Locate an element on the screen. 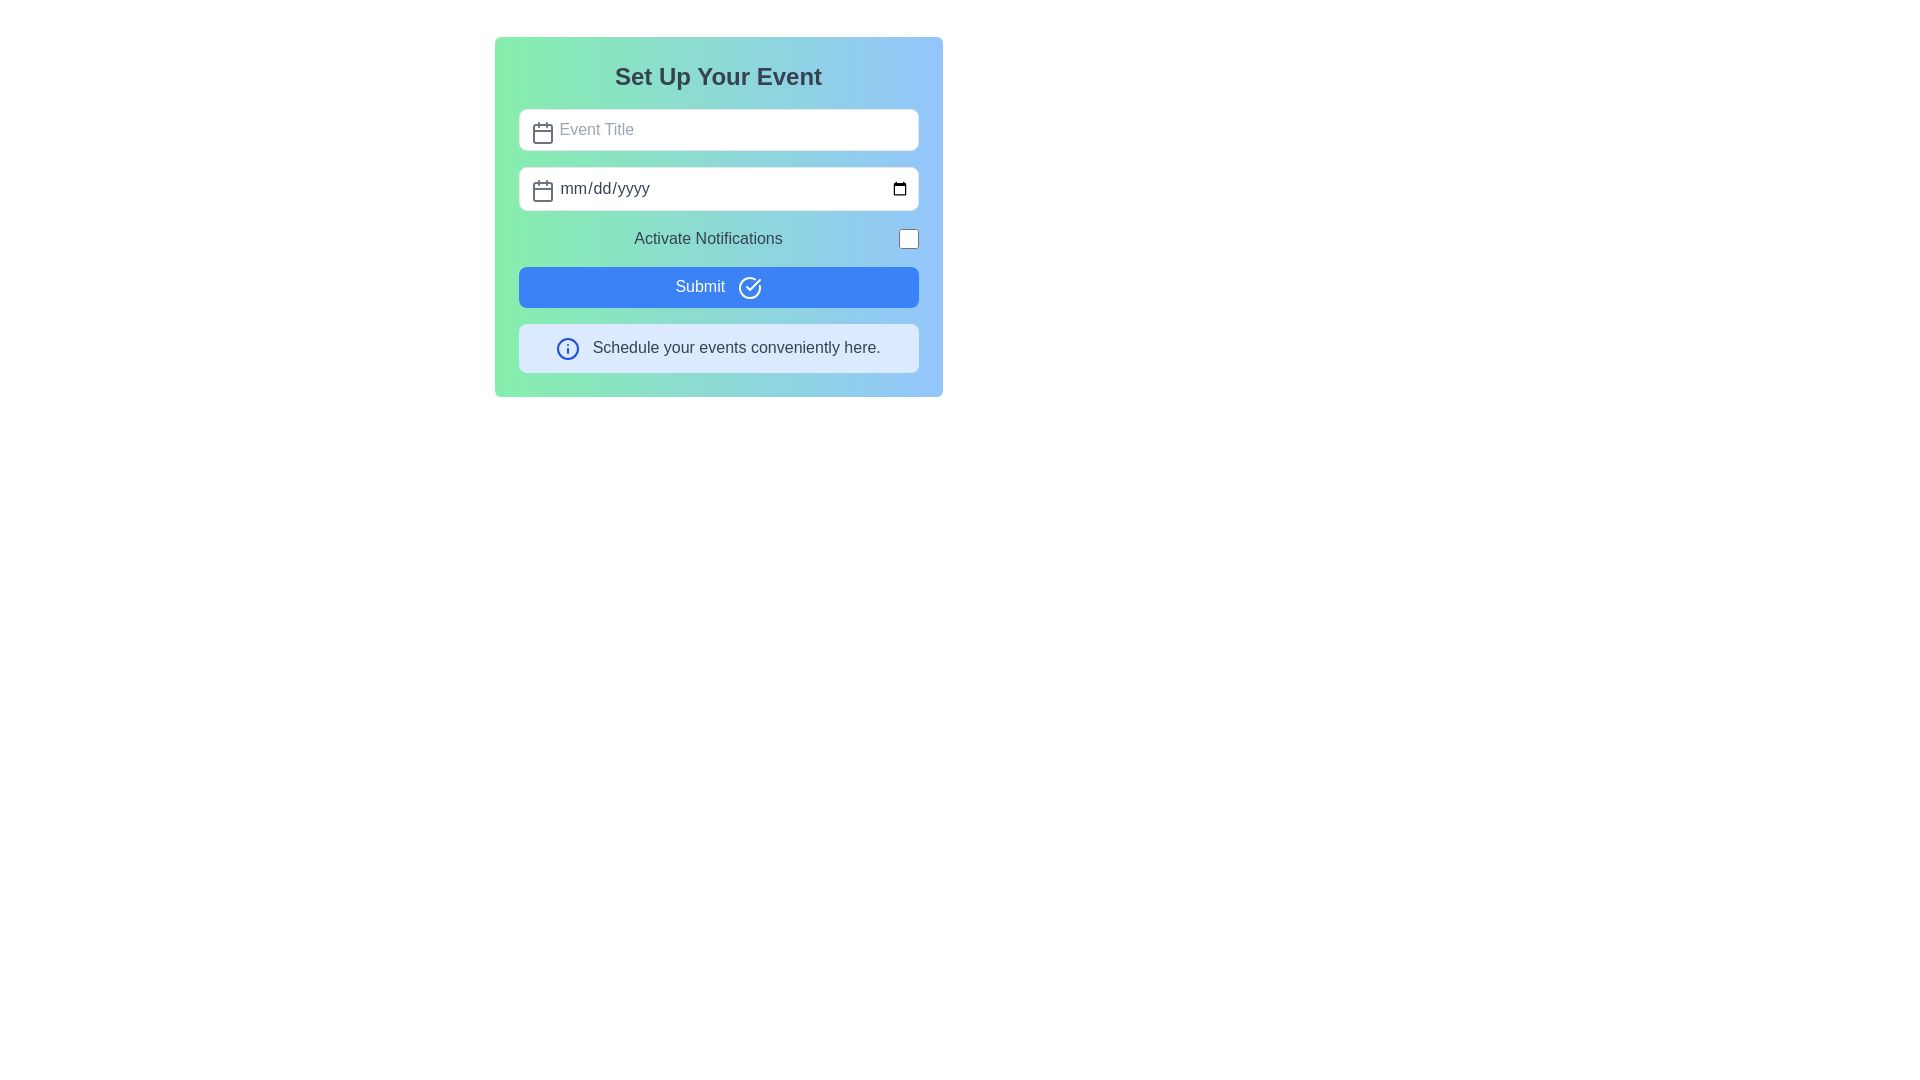  the informational text box with an icon that provides instructions for event scheduling, located centrally below the 'Submit' button is located at coordinates (718, 347).